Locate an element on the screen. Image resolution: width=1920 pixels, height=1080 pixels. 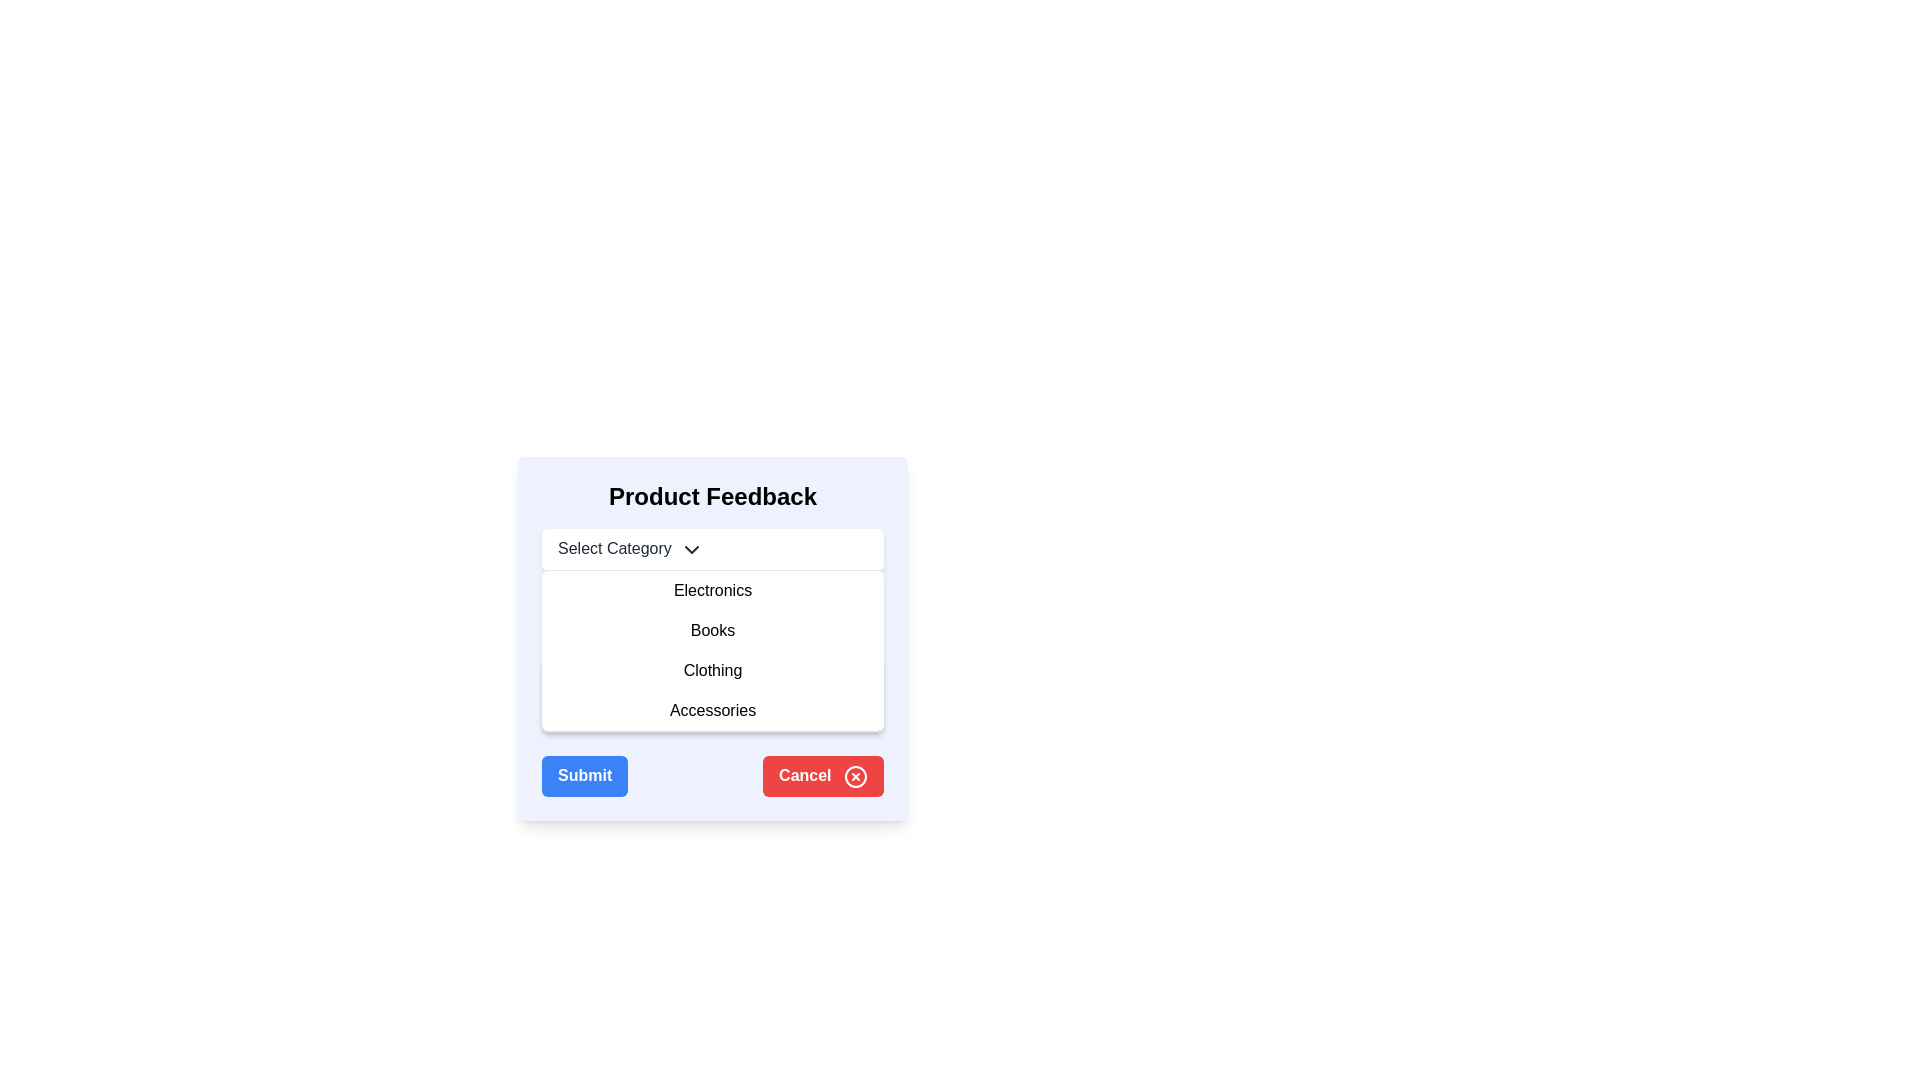
the 'Books' option in the dropdown menu is located at coordinates (713, 650).